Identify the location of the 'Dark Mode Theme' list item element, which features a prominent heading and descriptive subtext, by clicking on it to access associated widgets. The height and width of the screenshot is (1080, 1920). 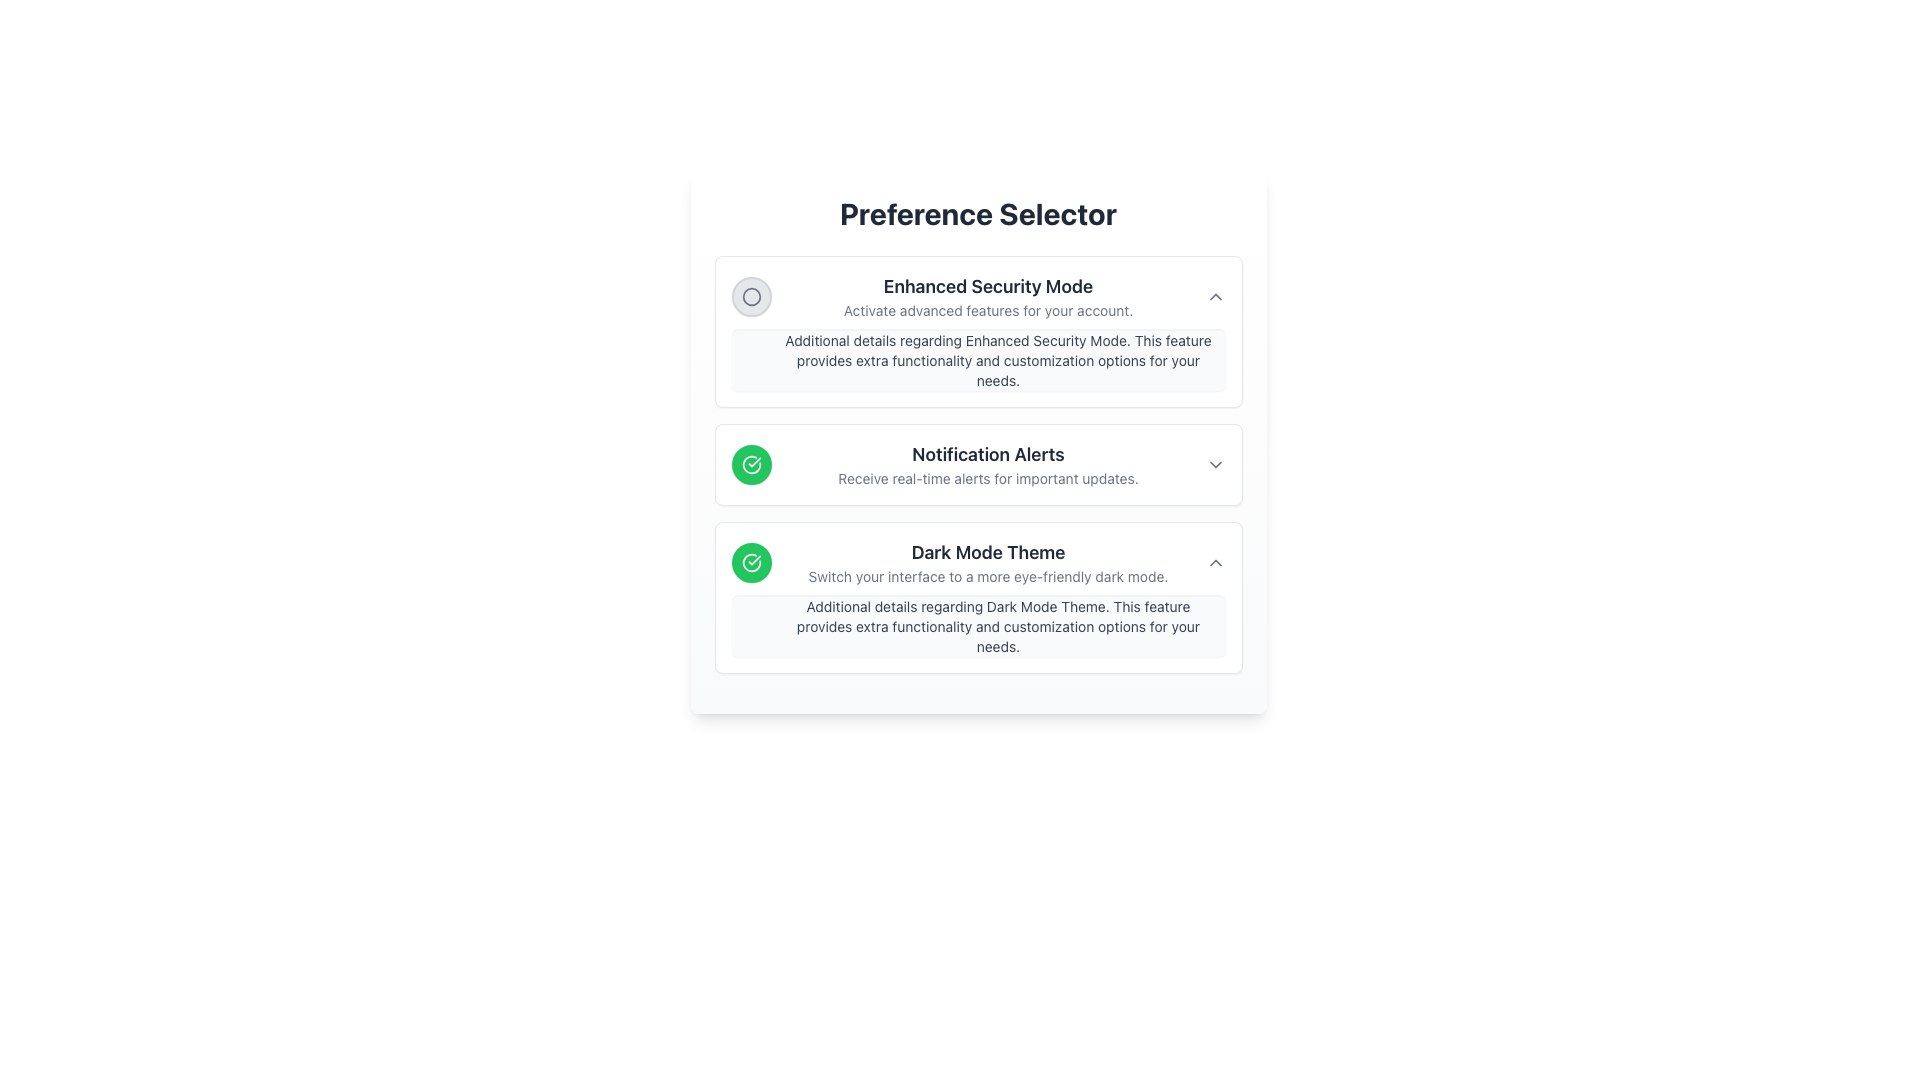
(978, 563).